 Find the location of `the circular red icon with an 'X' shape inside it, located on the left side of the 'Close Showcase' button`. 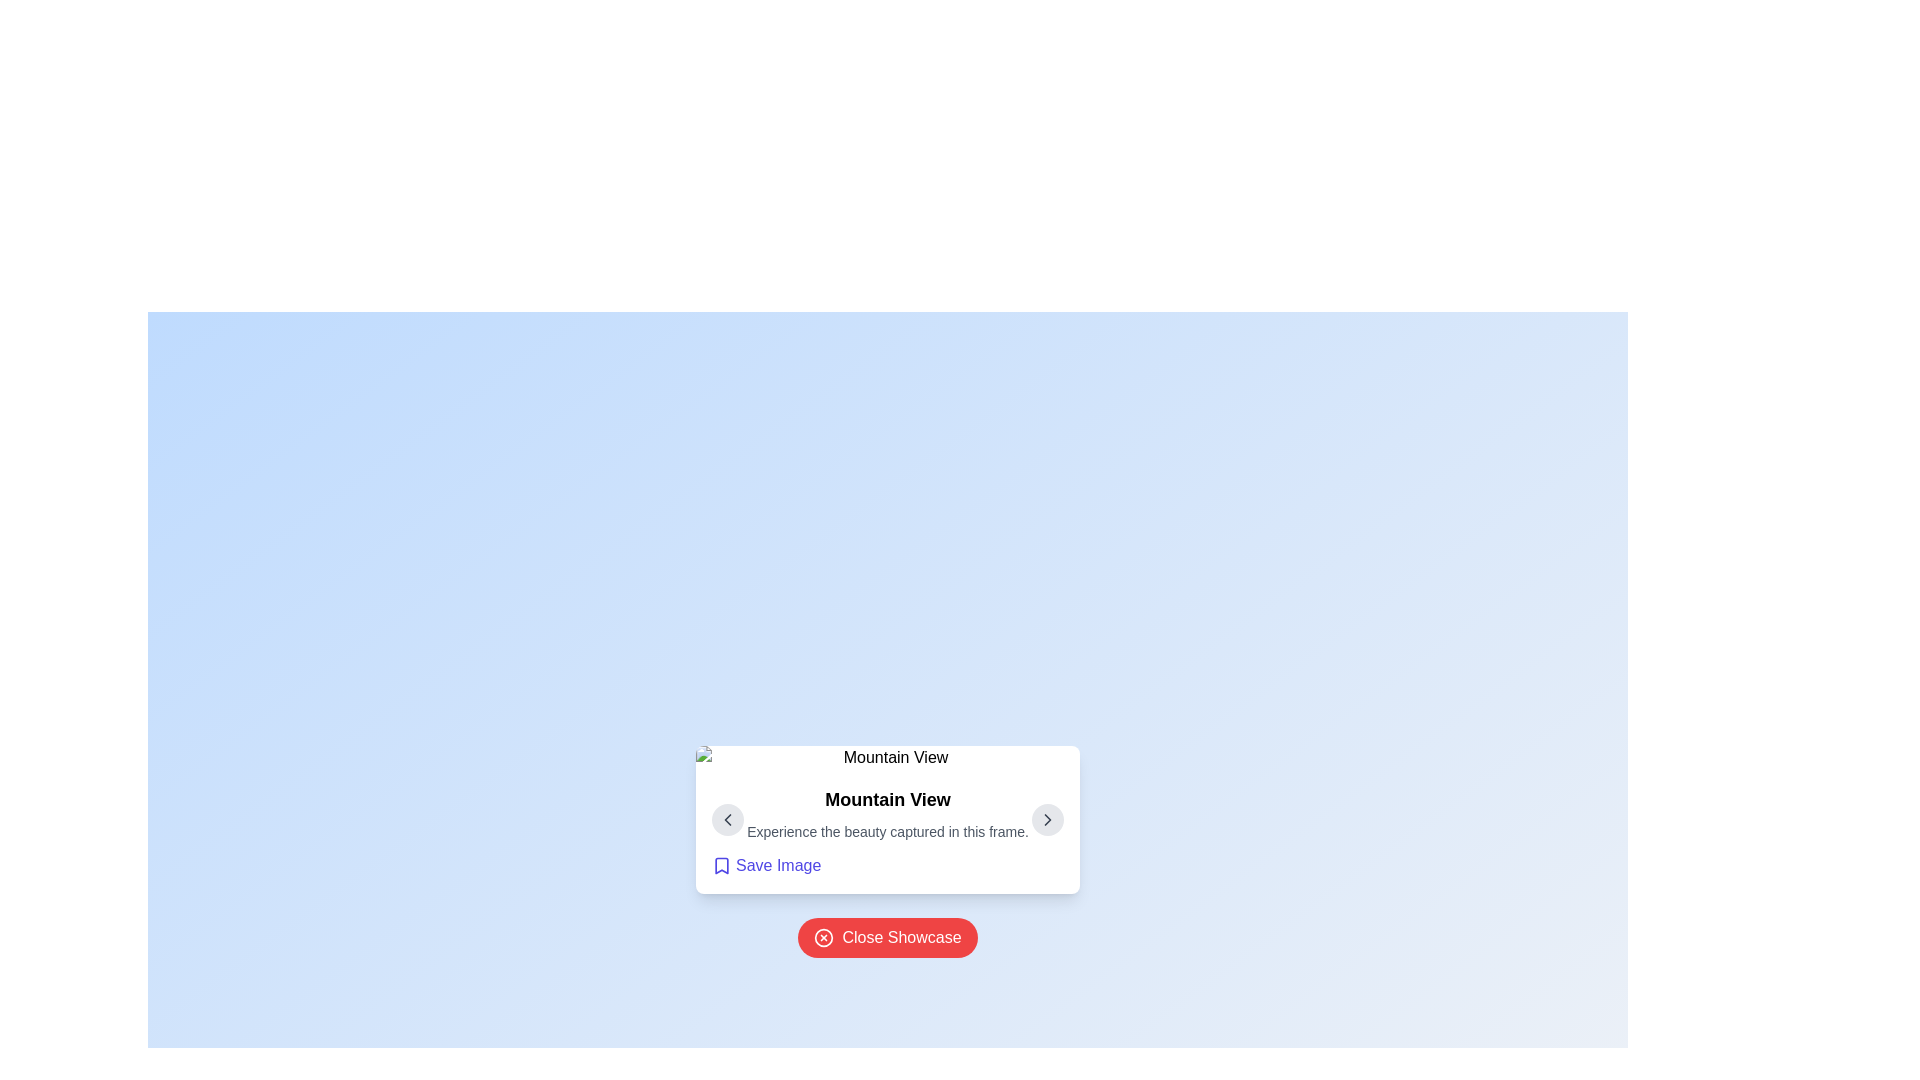

the circular red icon with an 'X' shape inside it, located on the left side of the 'Close Showcase' button is located at coordinates (824, 937).